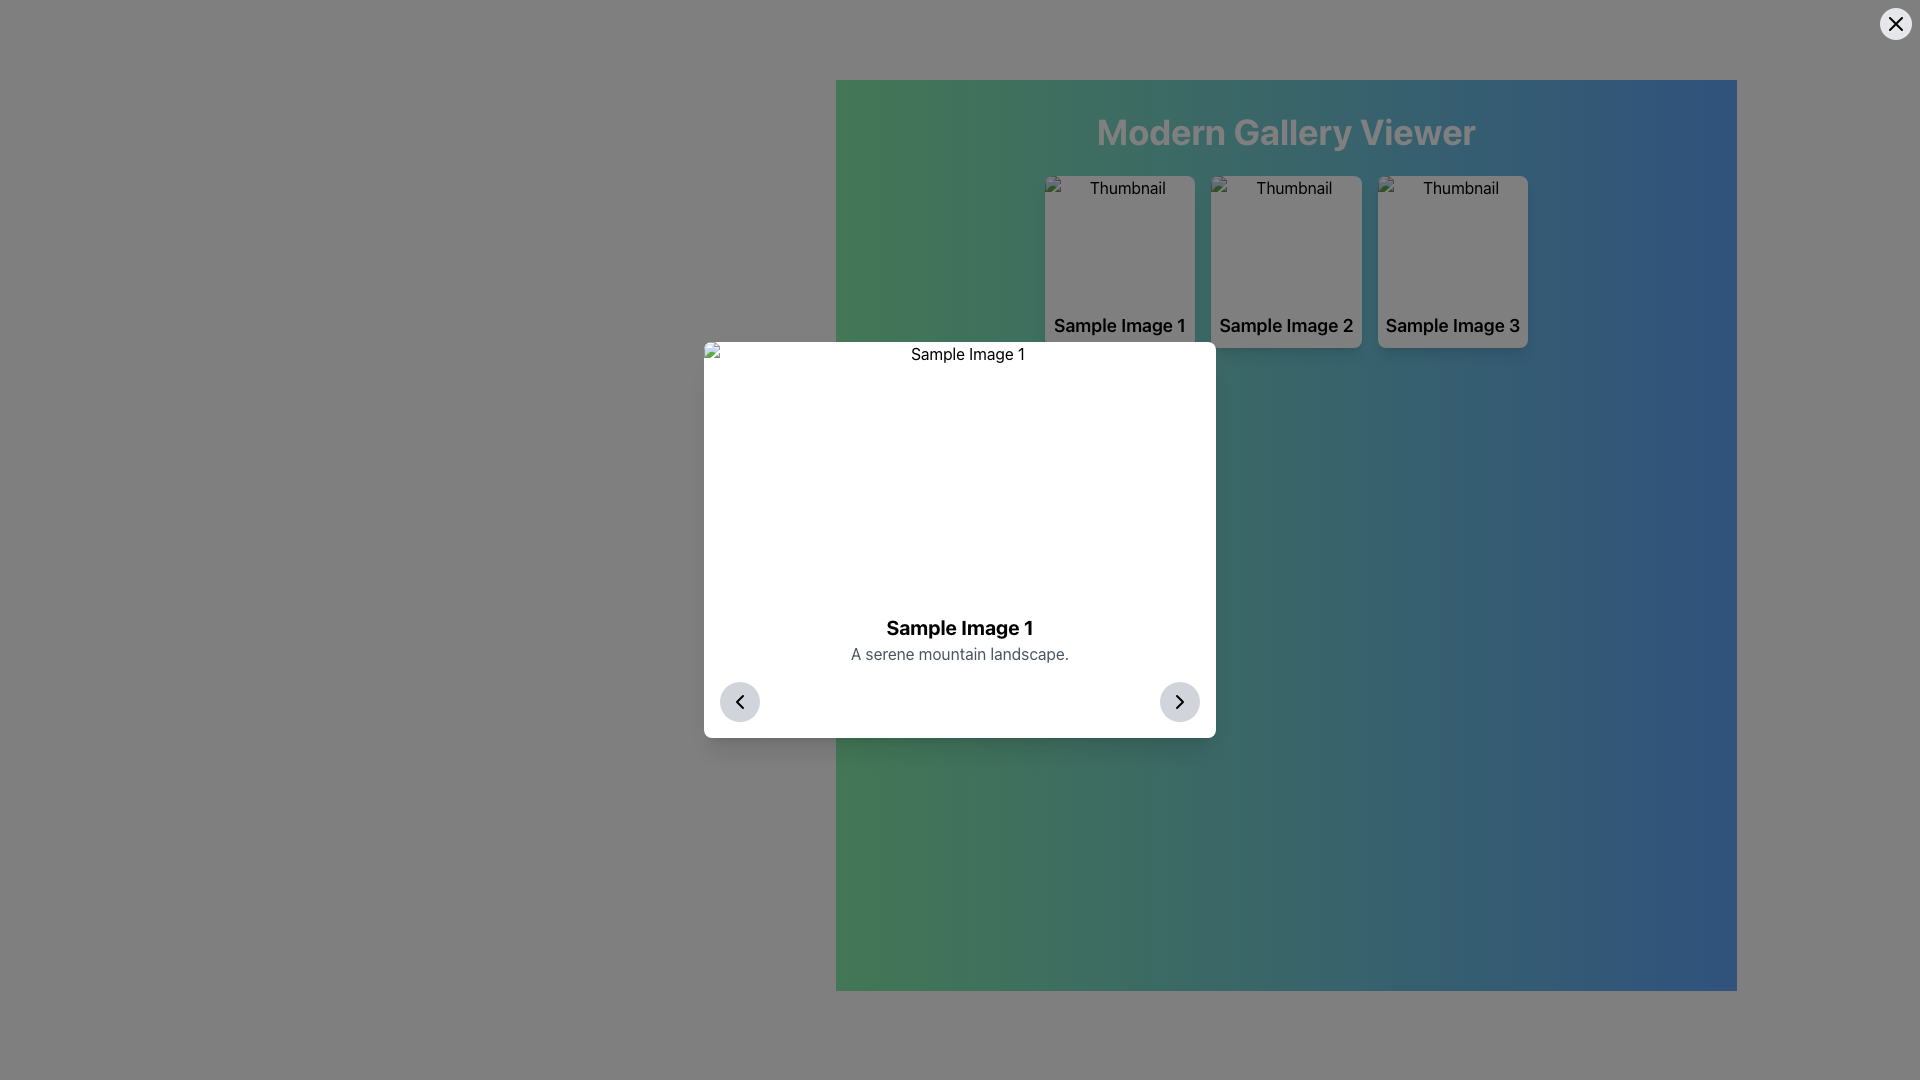 The image size is (1920, 1080). Describe the element at coordinates (960, 667) in the screenshot. I see `contents of the centered text block within the white card, which displays 'Sample Image 1' and a description 'A serene mountain landscape.'` at that location.